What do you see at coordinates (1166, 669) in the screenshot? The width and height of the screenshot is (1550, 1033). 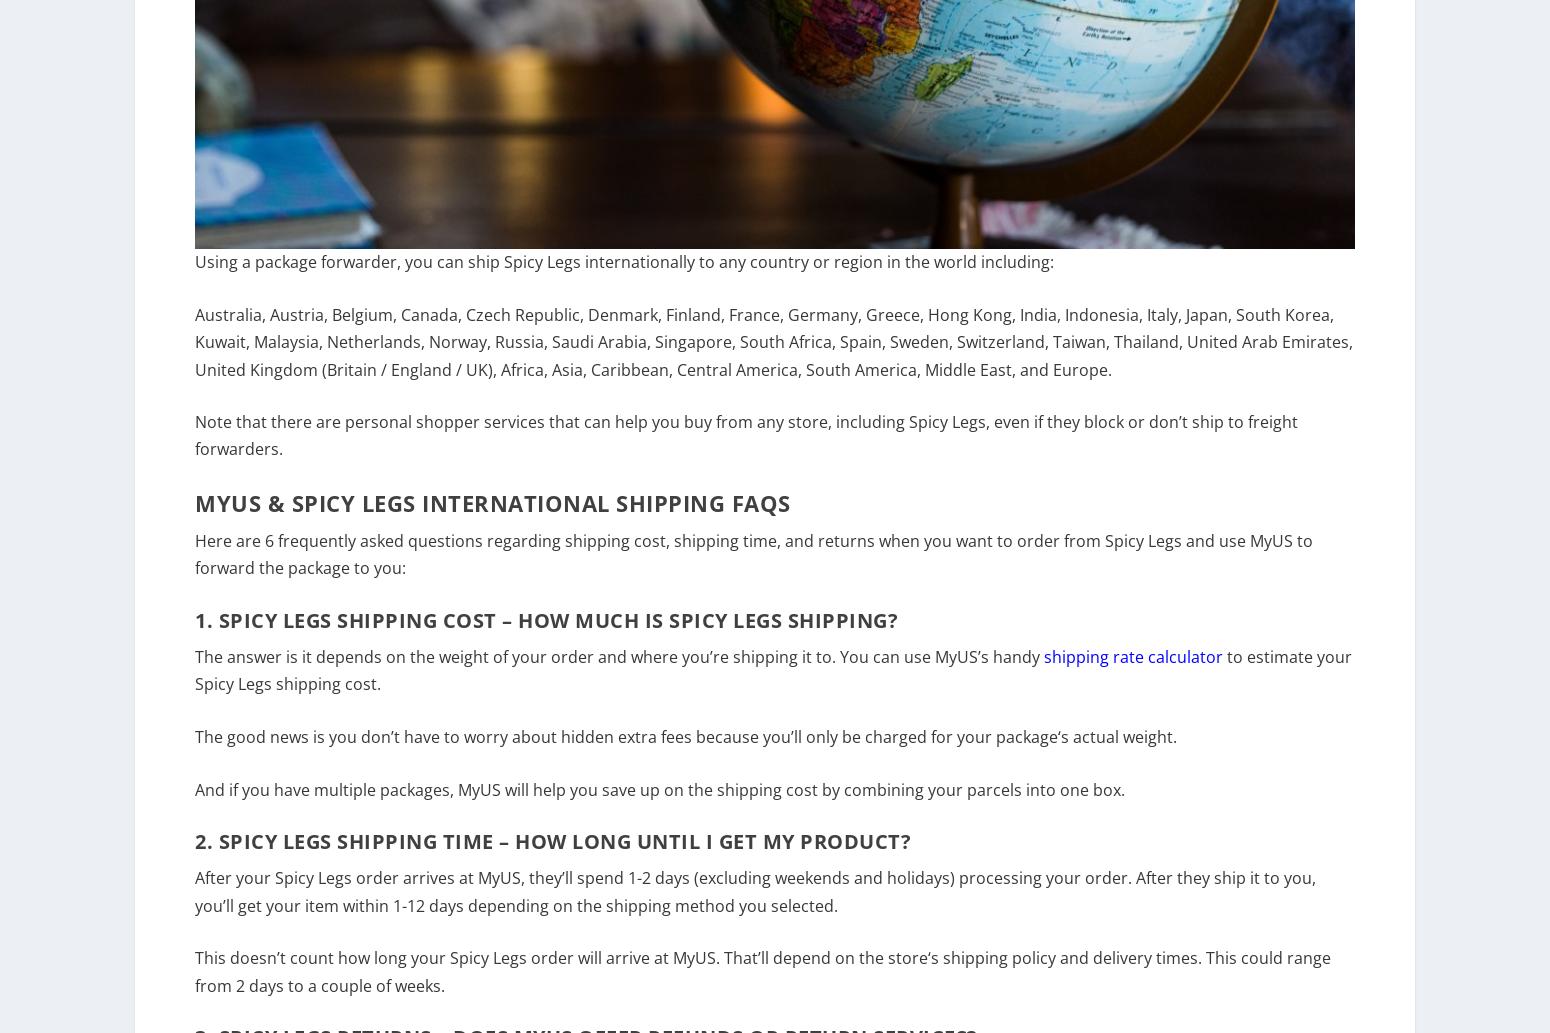 I see `'rate calculator'` at bounding box center [1166, 669].